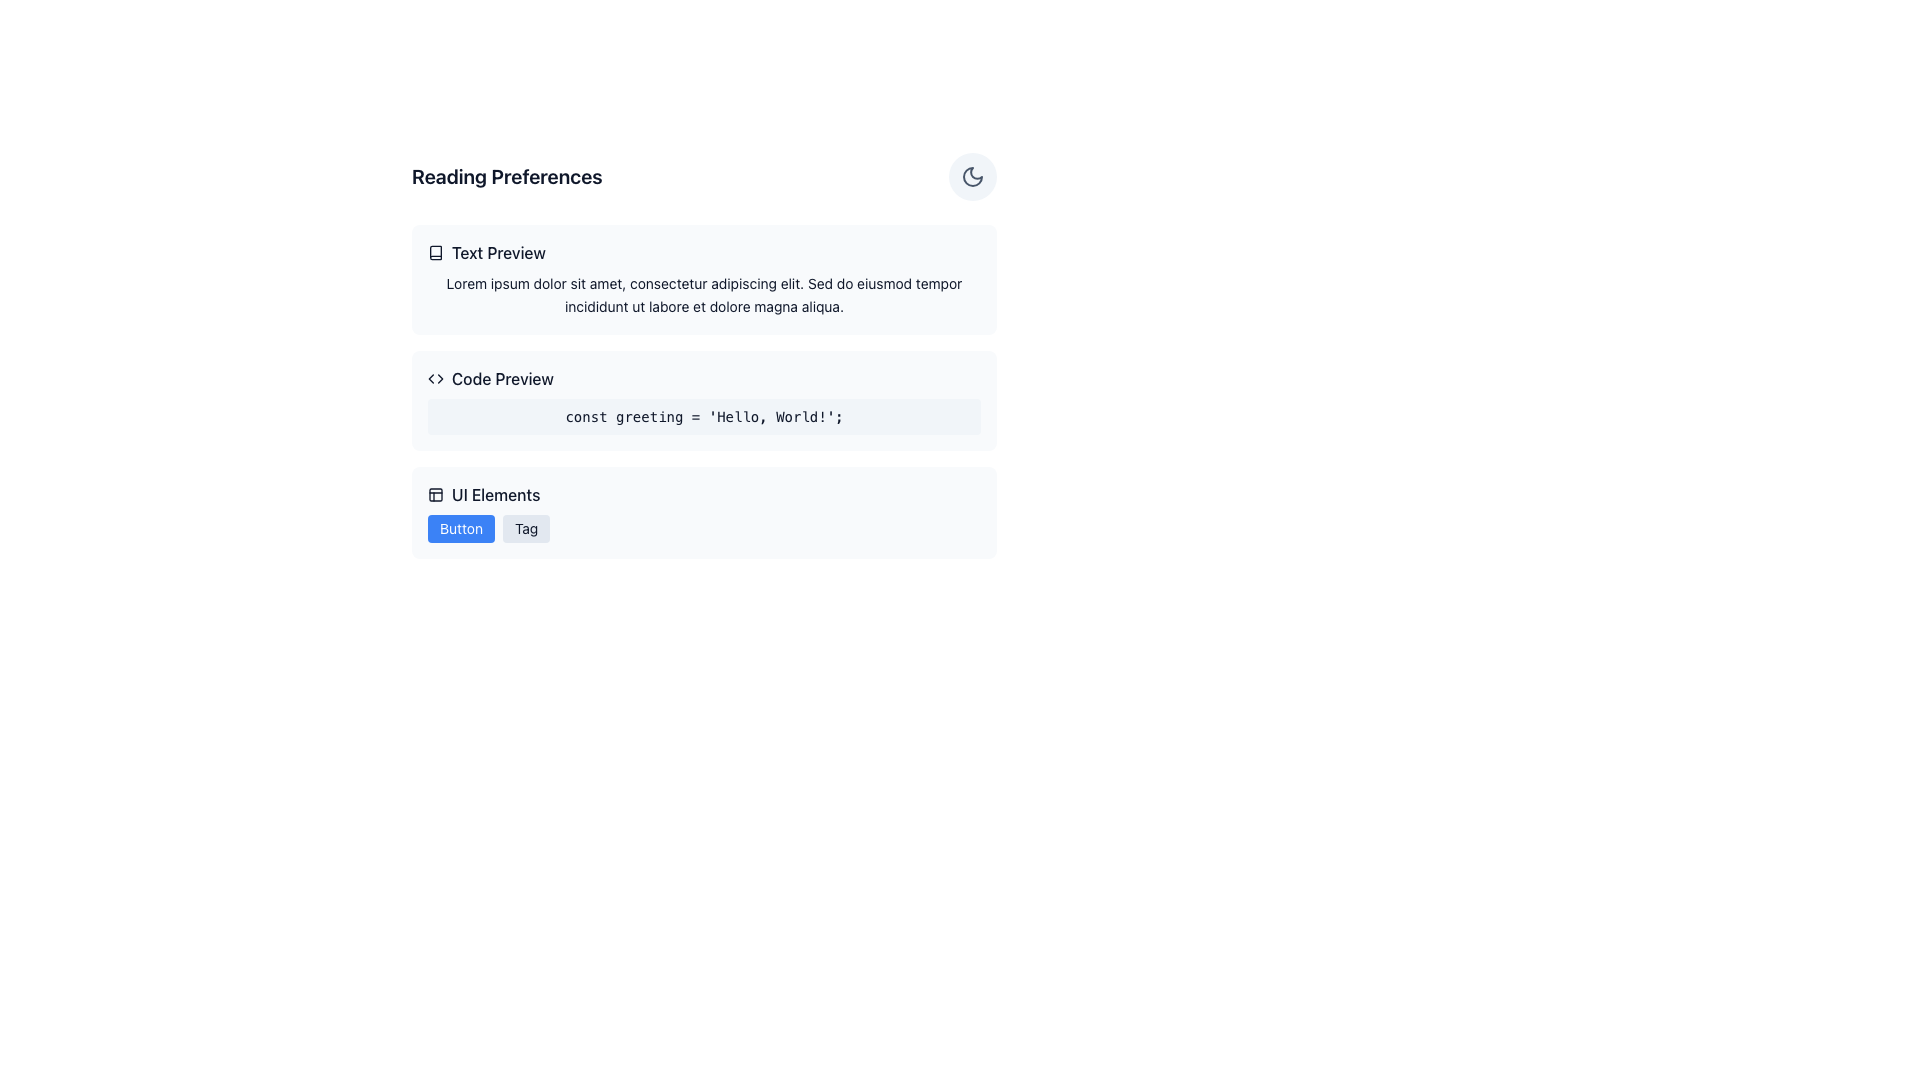 The width and height of the screenshot is (1920, 1080). I want to click on the theme toggle button located in the top-right corner of the 'Reading Preferences' section to observe the color change, so click(973, 176).